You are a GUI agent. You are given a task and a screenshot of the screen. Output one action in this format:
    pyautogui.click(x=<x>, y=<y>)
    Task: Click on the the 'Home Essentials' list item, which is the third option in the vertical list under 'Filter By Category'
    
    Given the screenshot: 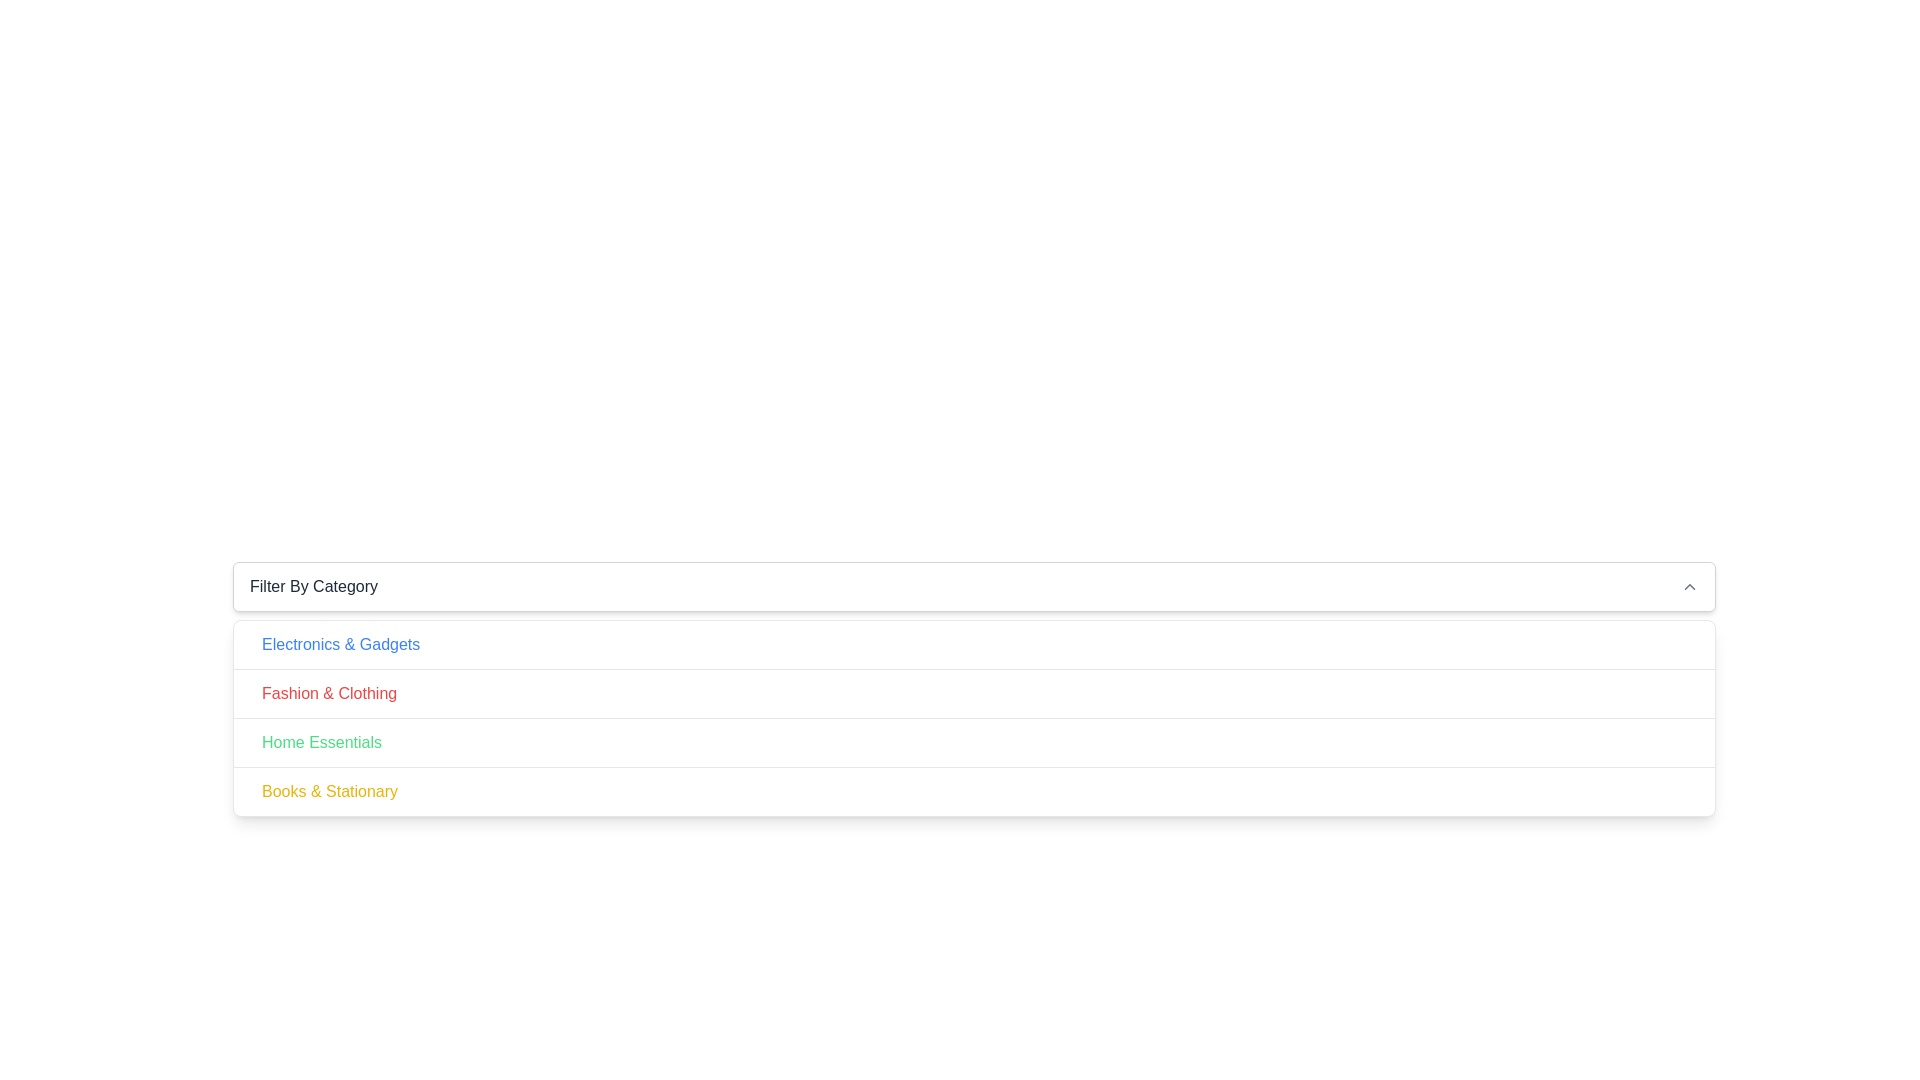 What is the action you would take?
    pyautogui.click(x=974, y=742)
    